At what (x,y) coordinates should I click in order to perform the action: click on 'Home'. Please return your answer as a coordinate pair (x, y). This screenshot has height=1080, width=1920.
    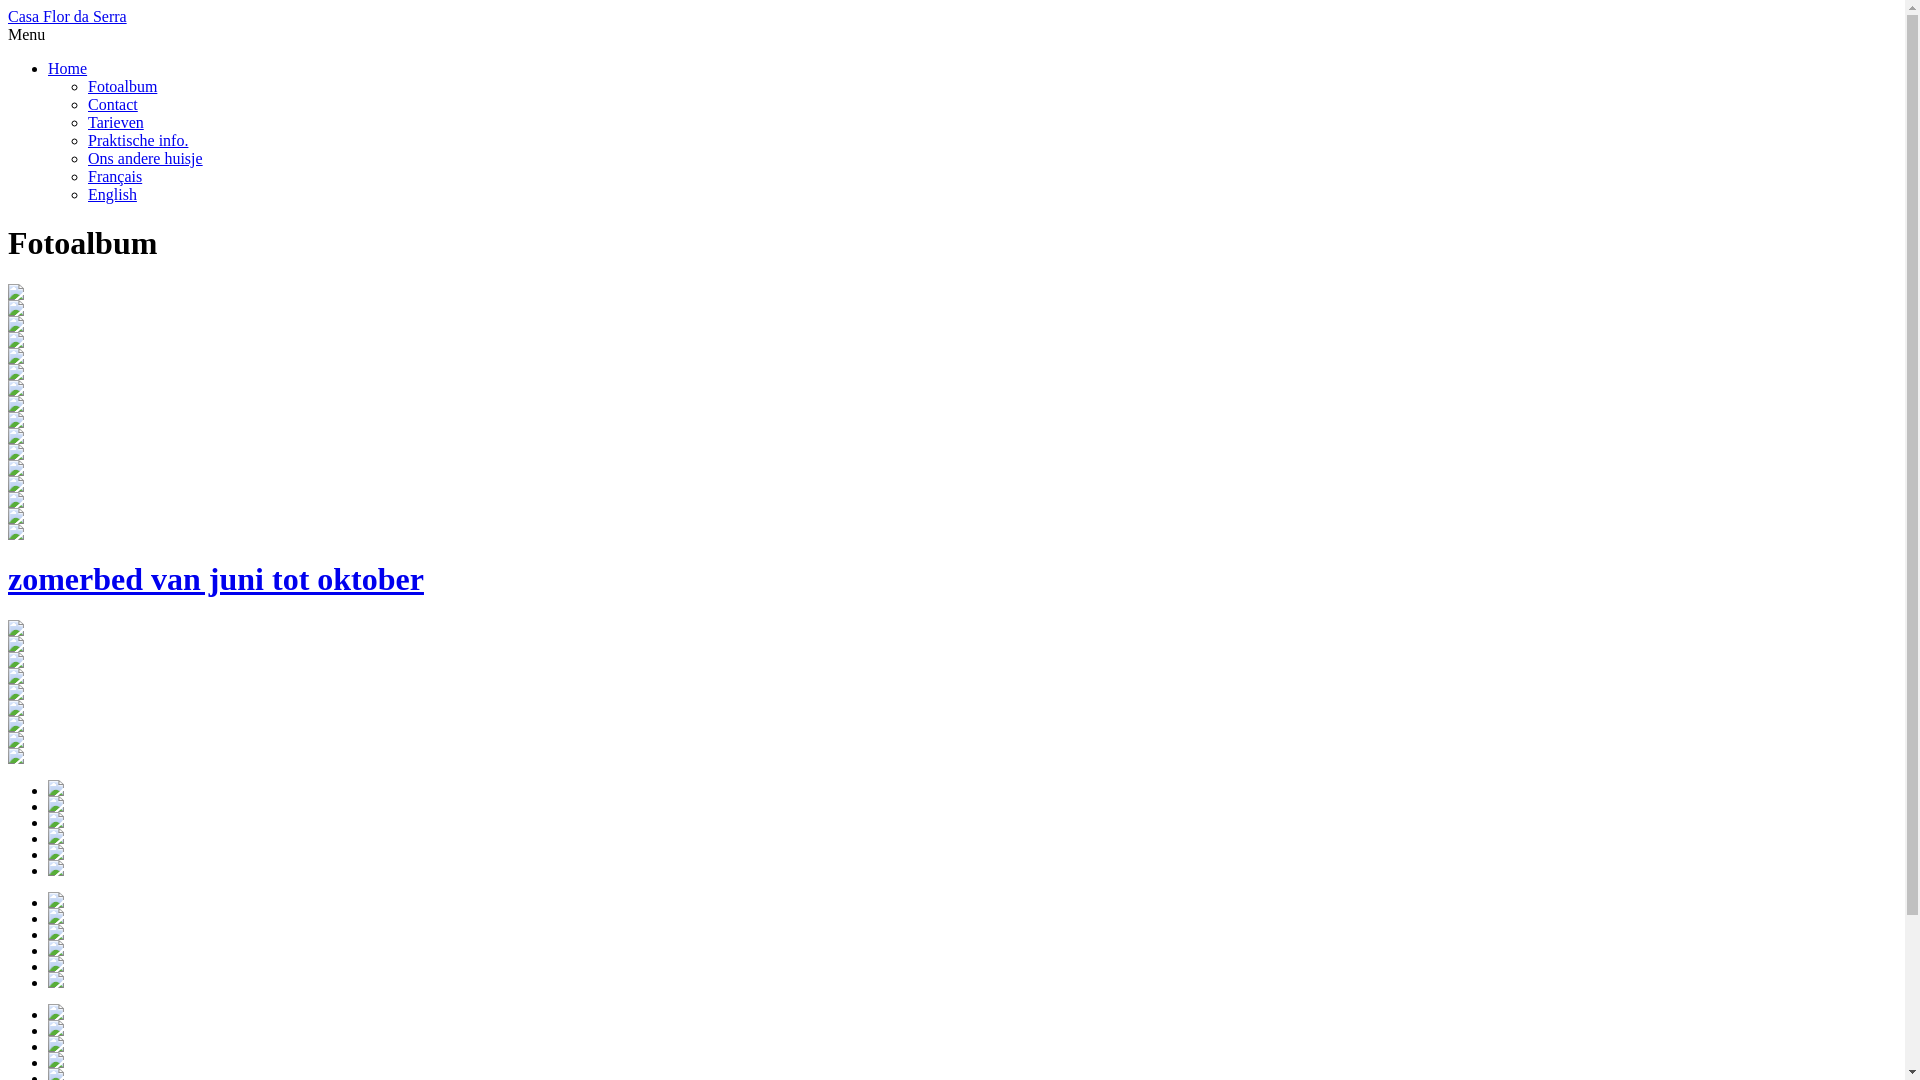
    Looking at the image, I should click on (67, 67).